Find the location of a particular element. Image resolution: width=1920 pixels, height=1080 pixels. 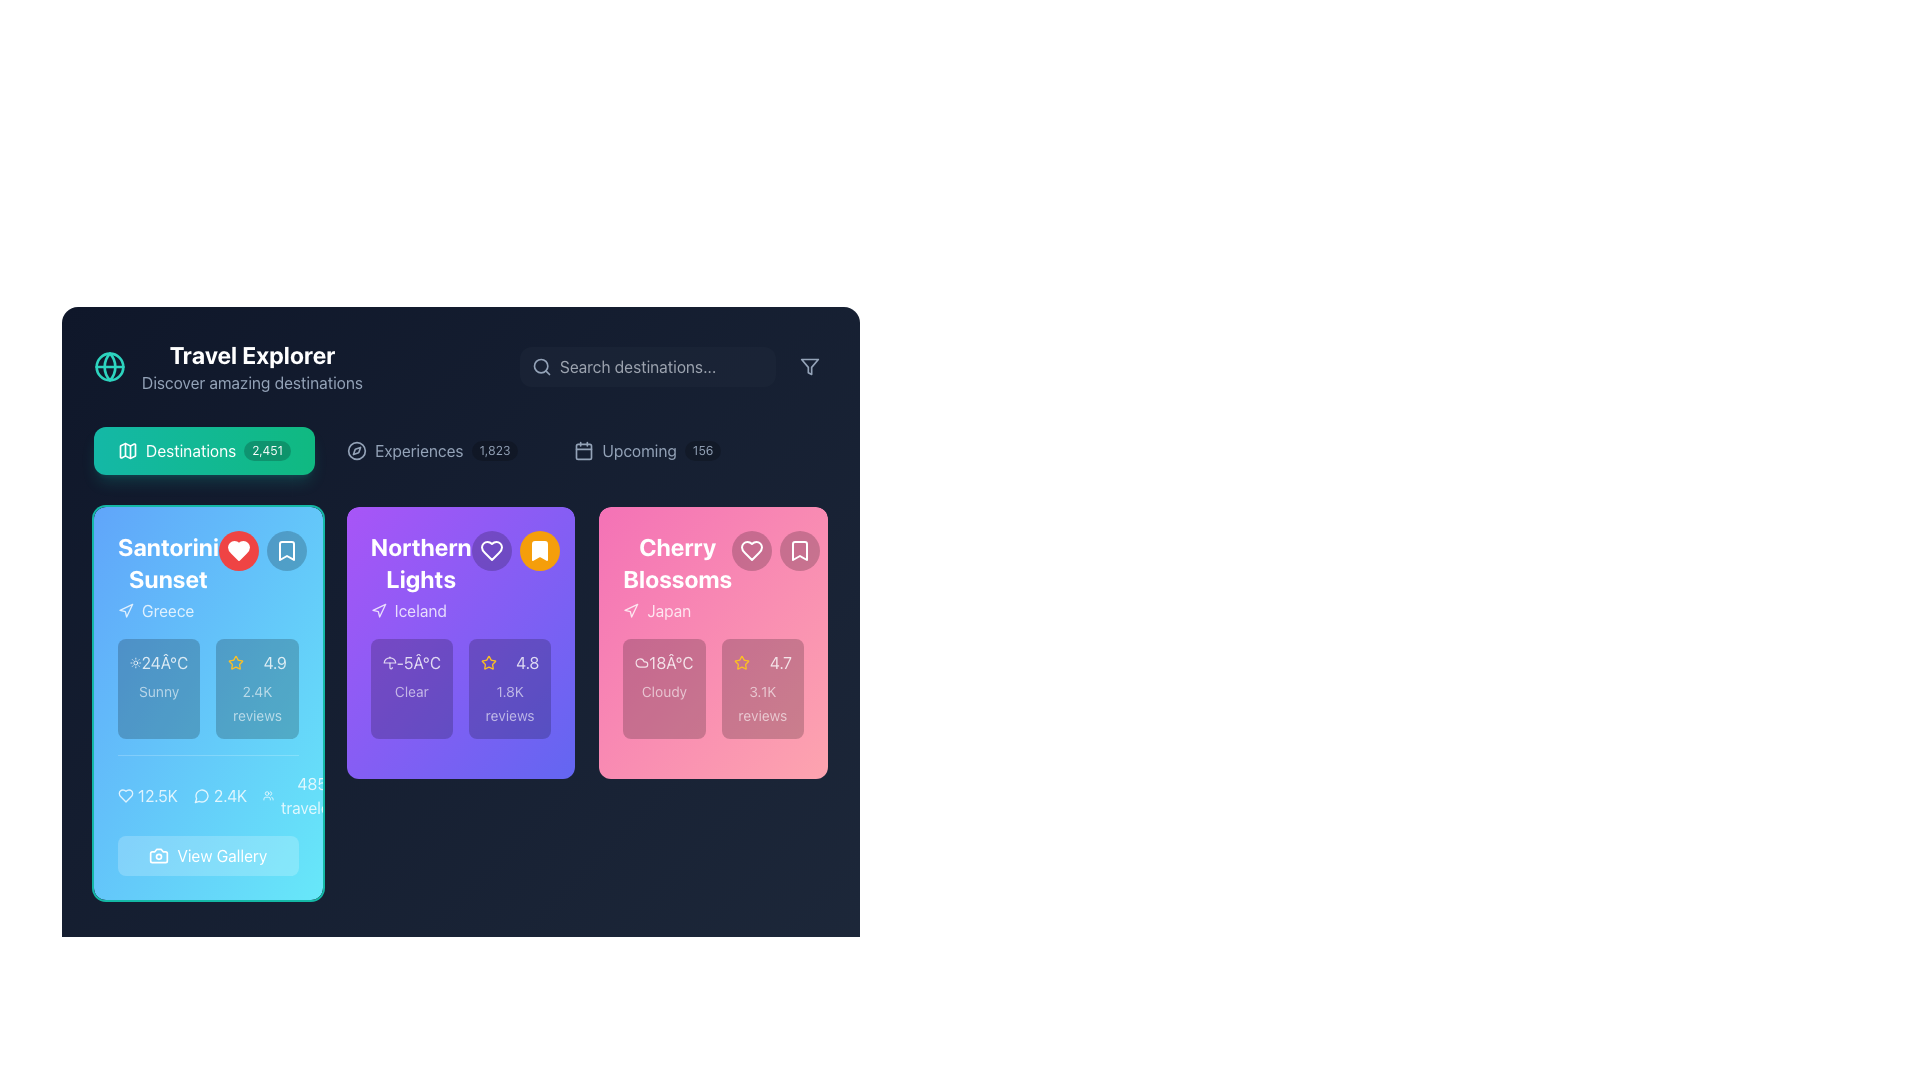

the message or review indicator icon located above the text '2.4K' for the 'Santorini Sunset' destination is located at coordinates (201, 794).